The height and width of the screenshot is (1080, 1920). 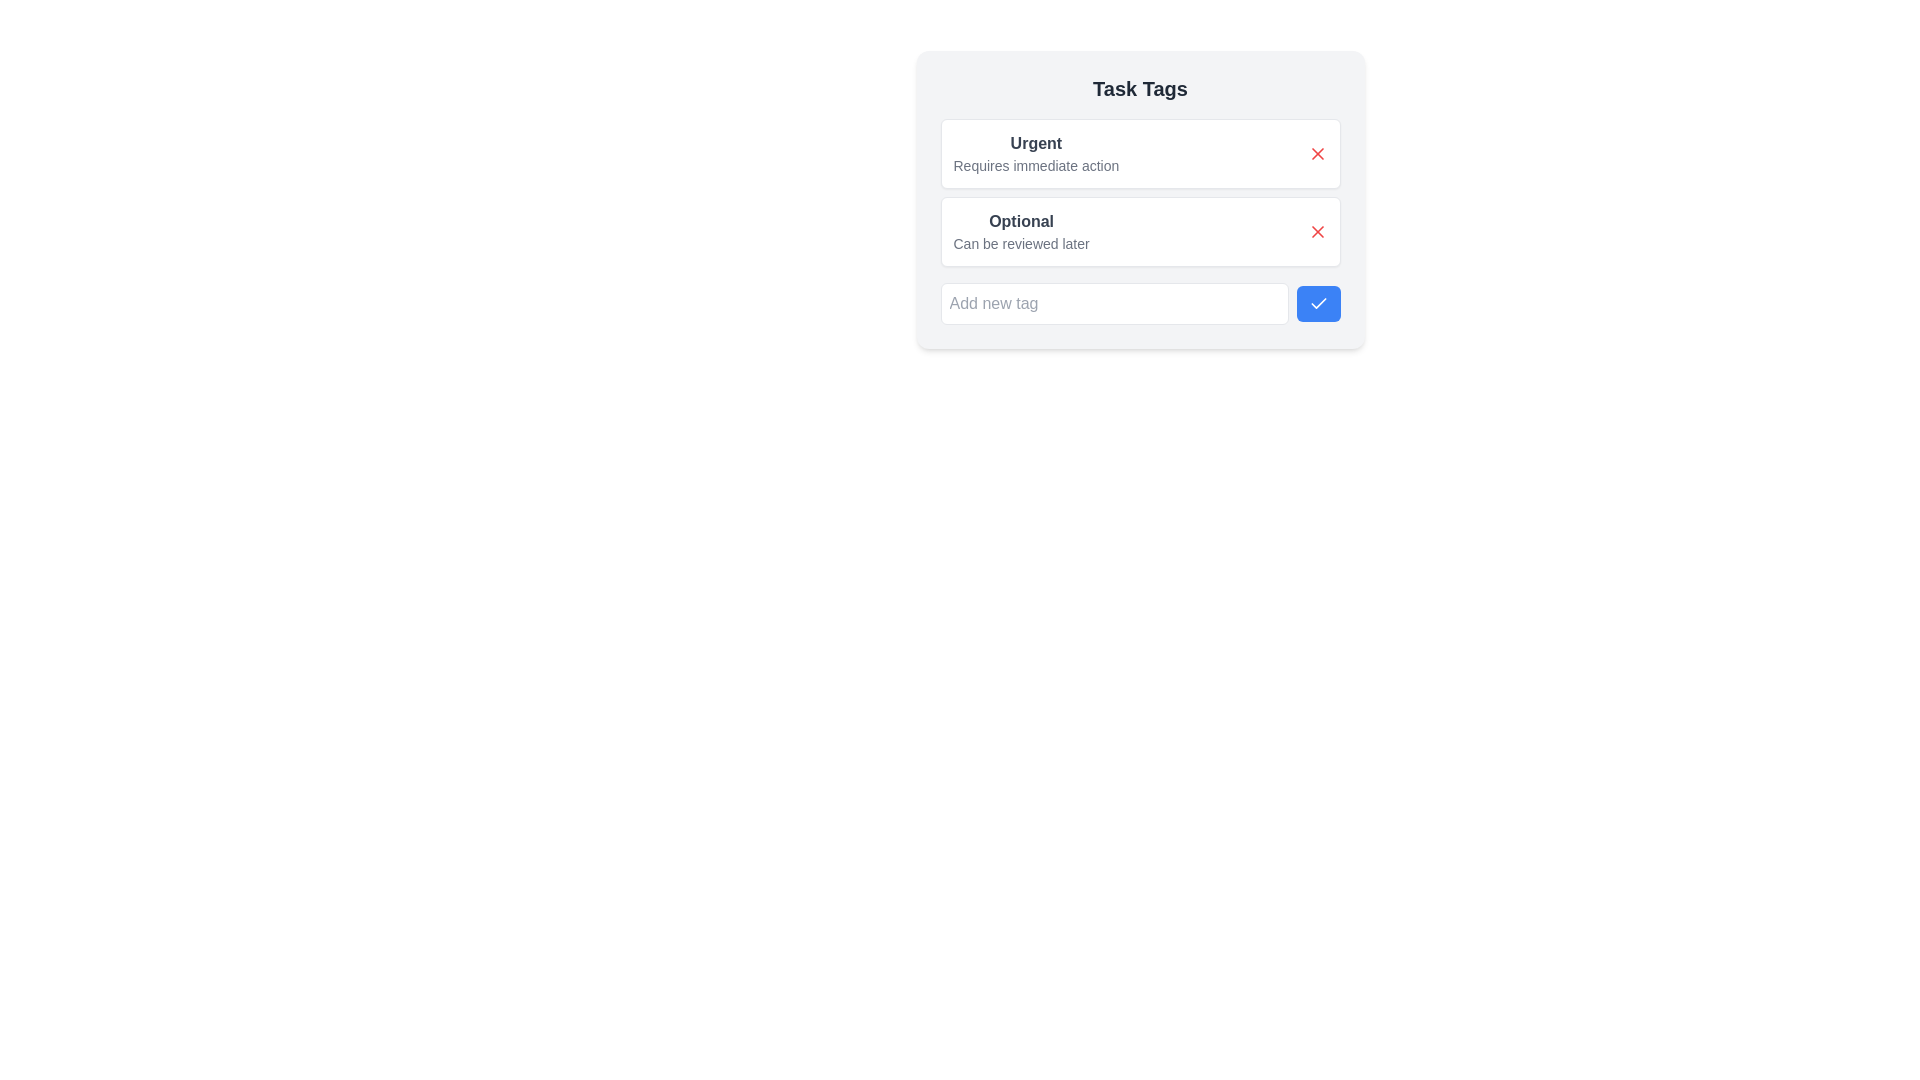 What do you see at coordinates (1318, 303) in the screenshot?
I see `the action confirmation icon located within the blue button next to the 'Add new tag' input field` at bounding box center [1318, 303].